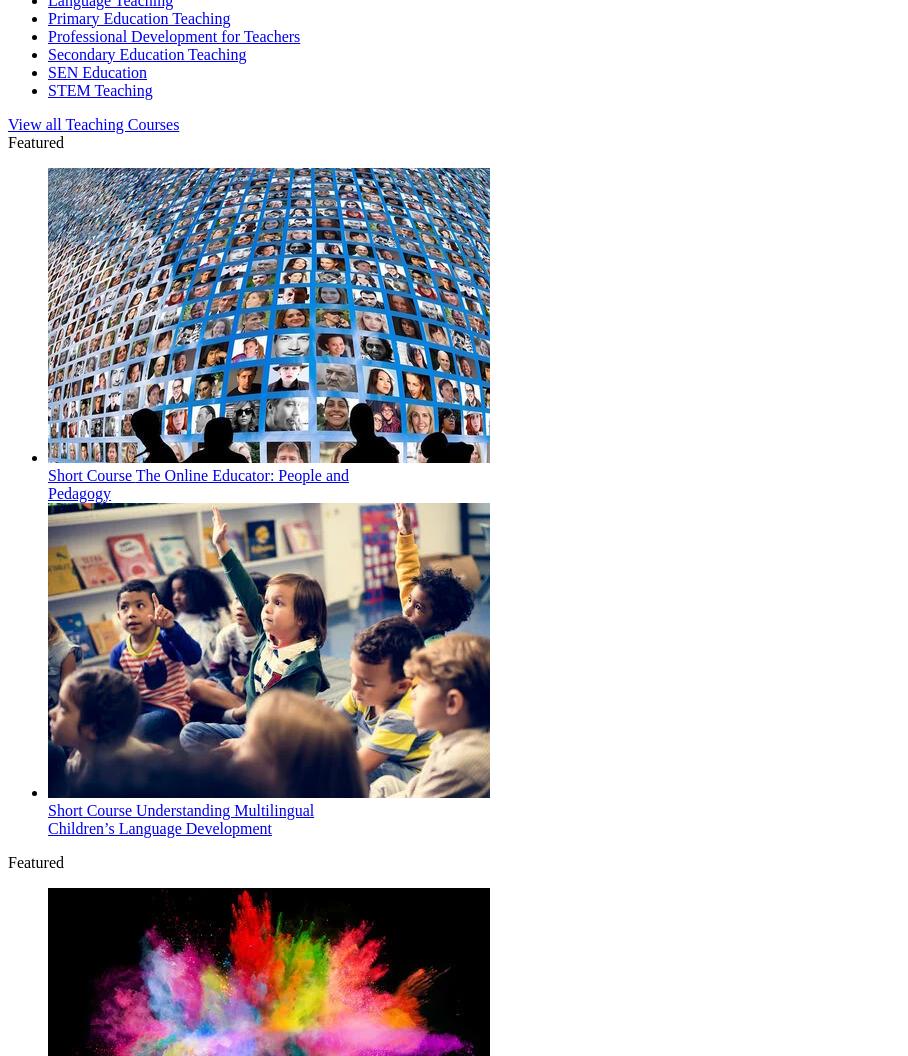  Describe the element at coordinates (98, 88) in the screenshot. I see `'STEM Teaching'` at that location.